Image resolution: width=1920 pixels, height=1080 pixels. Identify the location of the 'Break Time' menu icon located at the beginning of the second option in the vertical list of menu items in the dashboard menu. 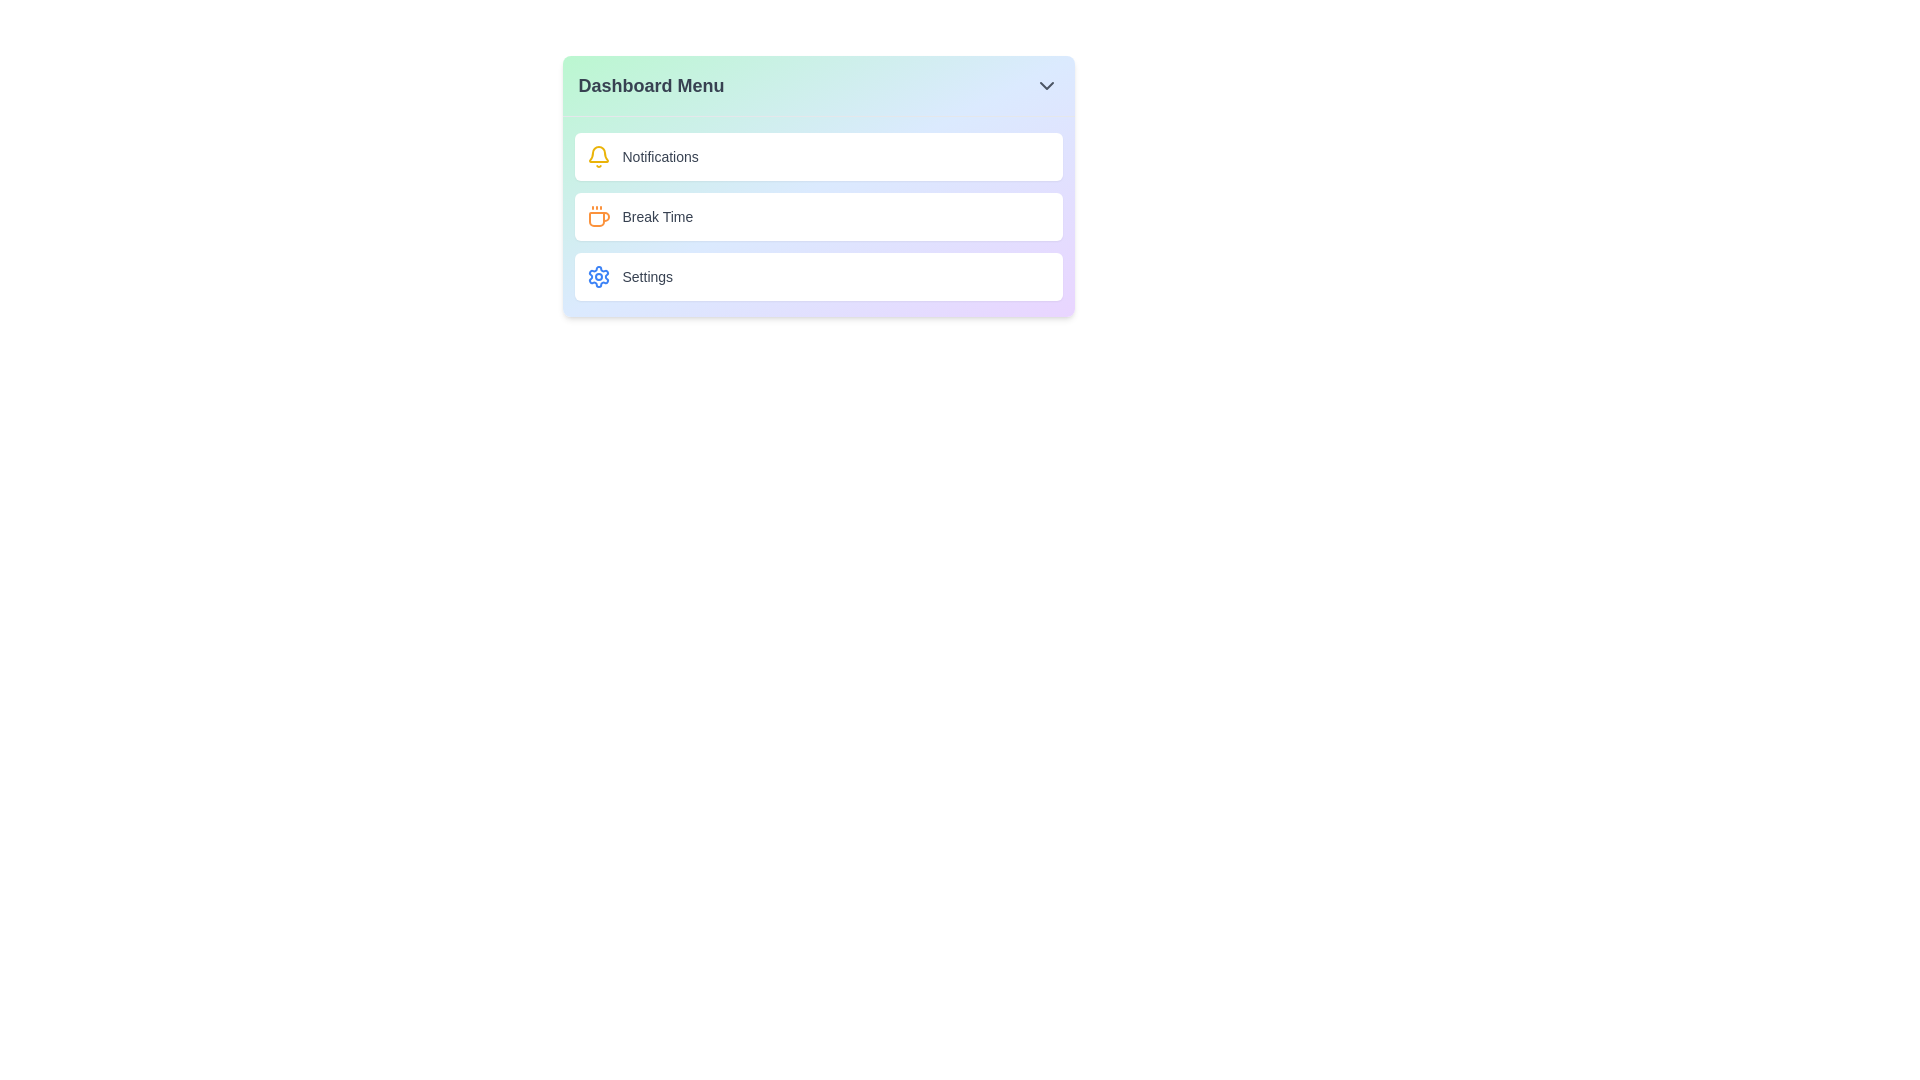
(597, 216).